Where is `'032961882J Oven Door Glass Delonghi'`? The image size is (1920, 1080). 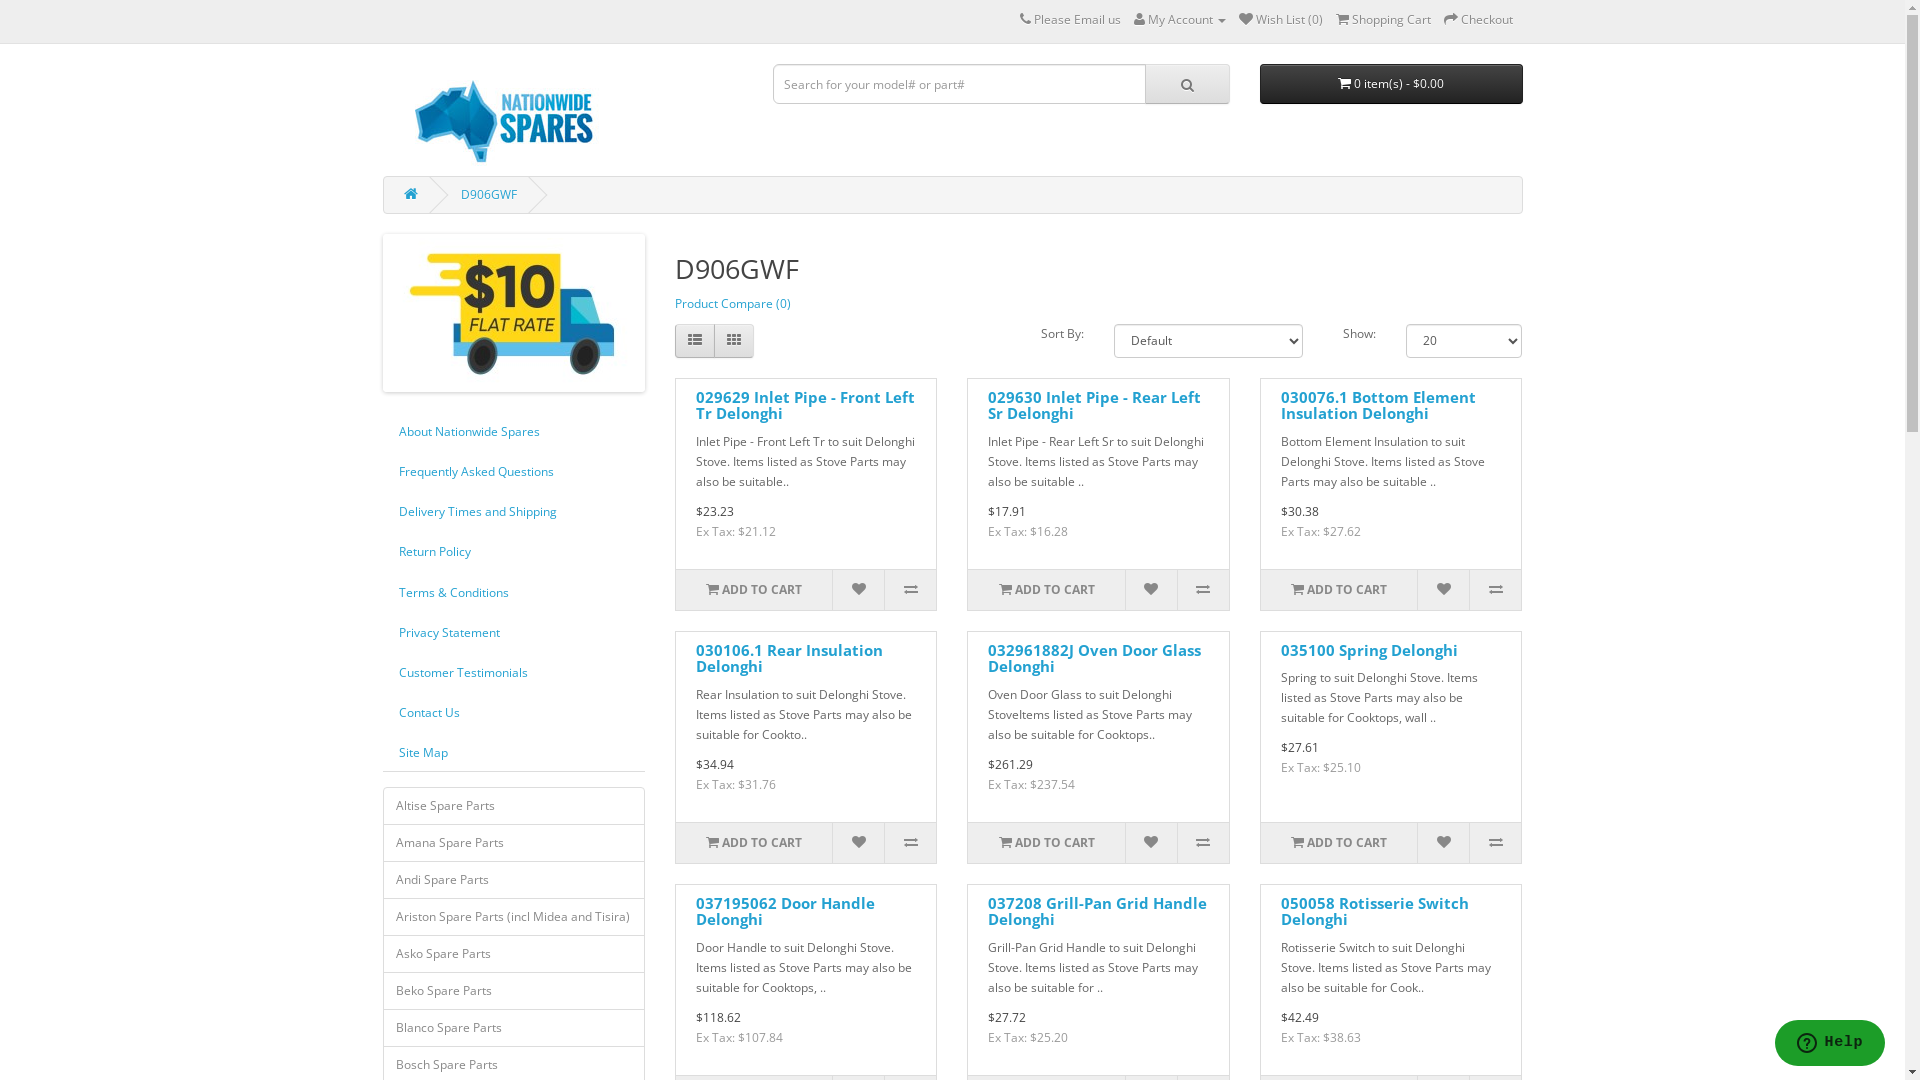
'032961882J Oven Door Glass Delonghi' is located at coordinates (1093, 658).